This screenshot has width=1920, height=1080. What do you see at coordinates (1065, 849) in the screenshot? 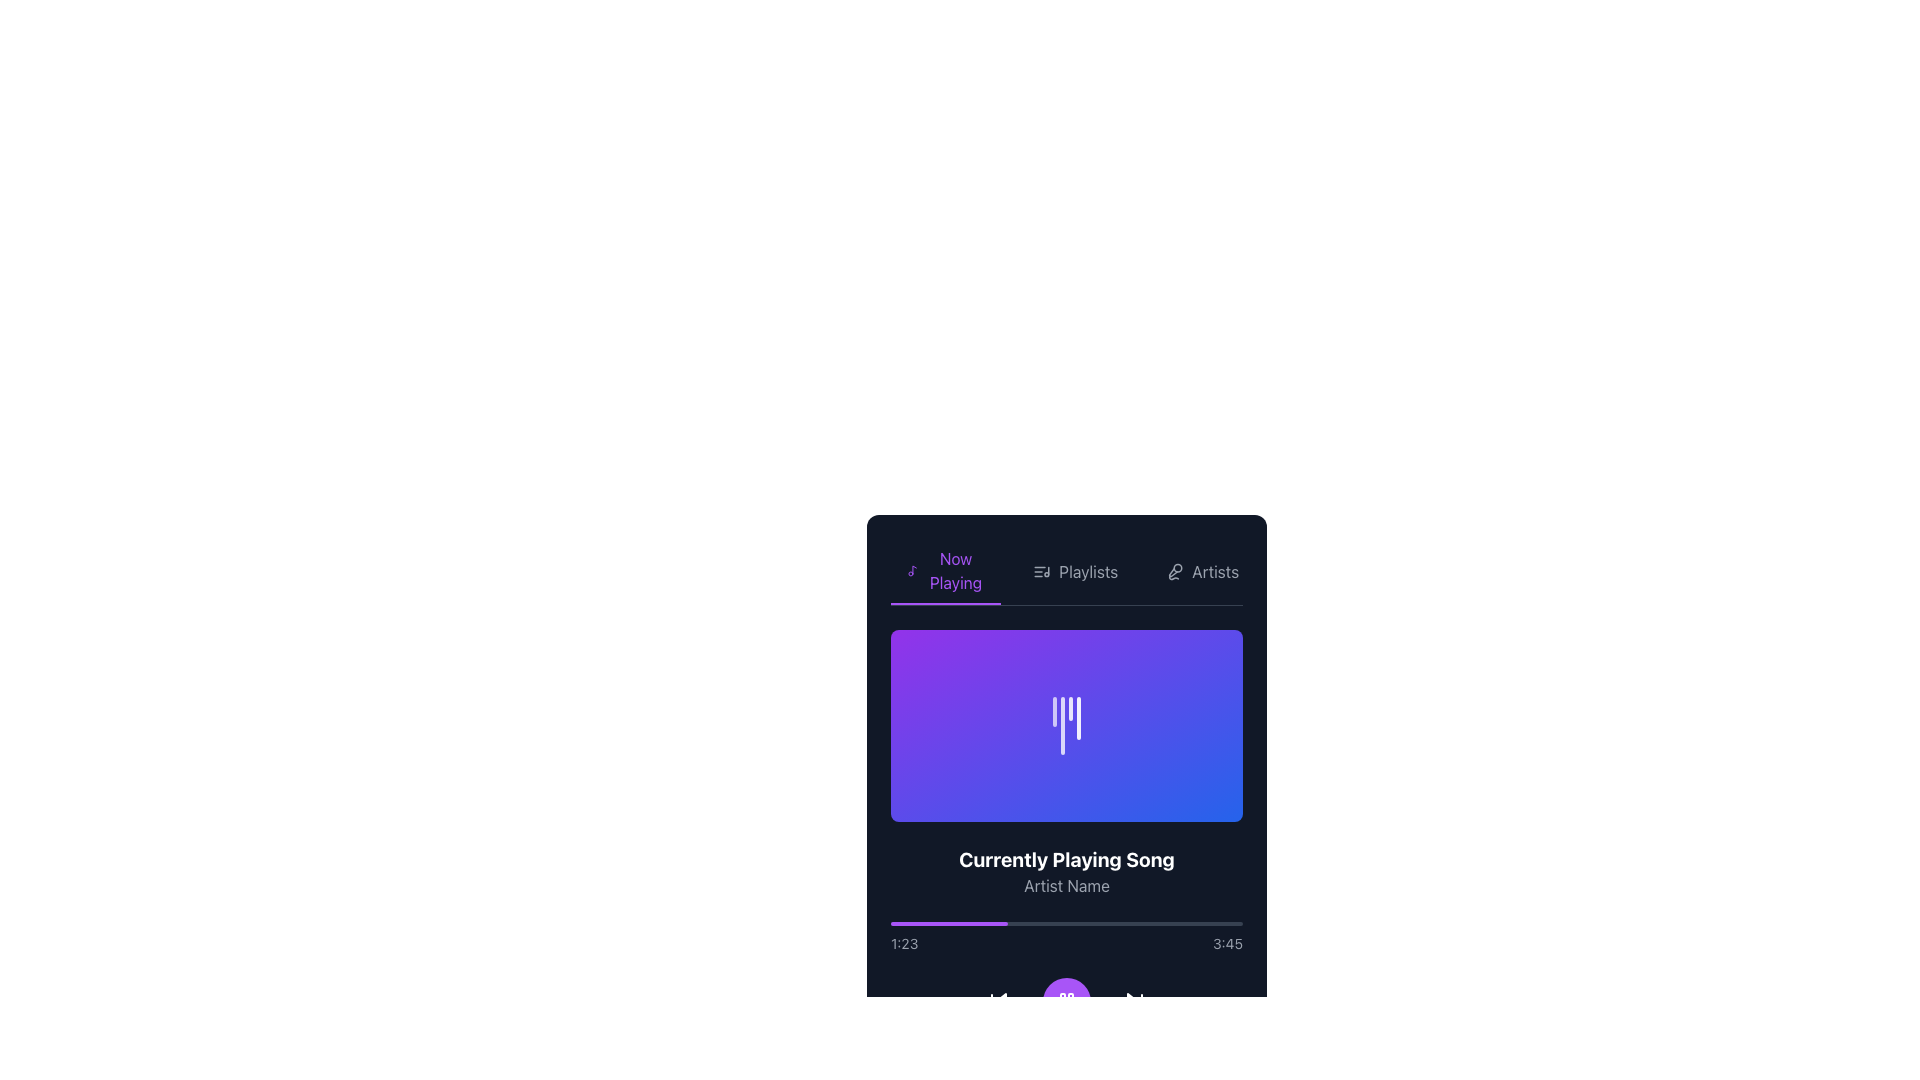
I see `the text of the Label displaying the currently playing song's title and artist, located in the 'Now Playing' section of the interface` at bounding box center [1065, 849].